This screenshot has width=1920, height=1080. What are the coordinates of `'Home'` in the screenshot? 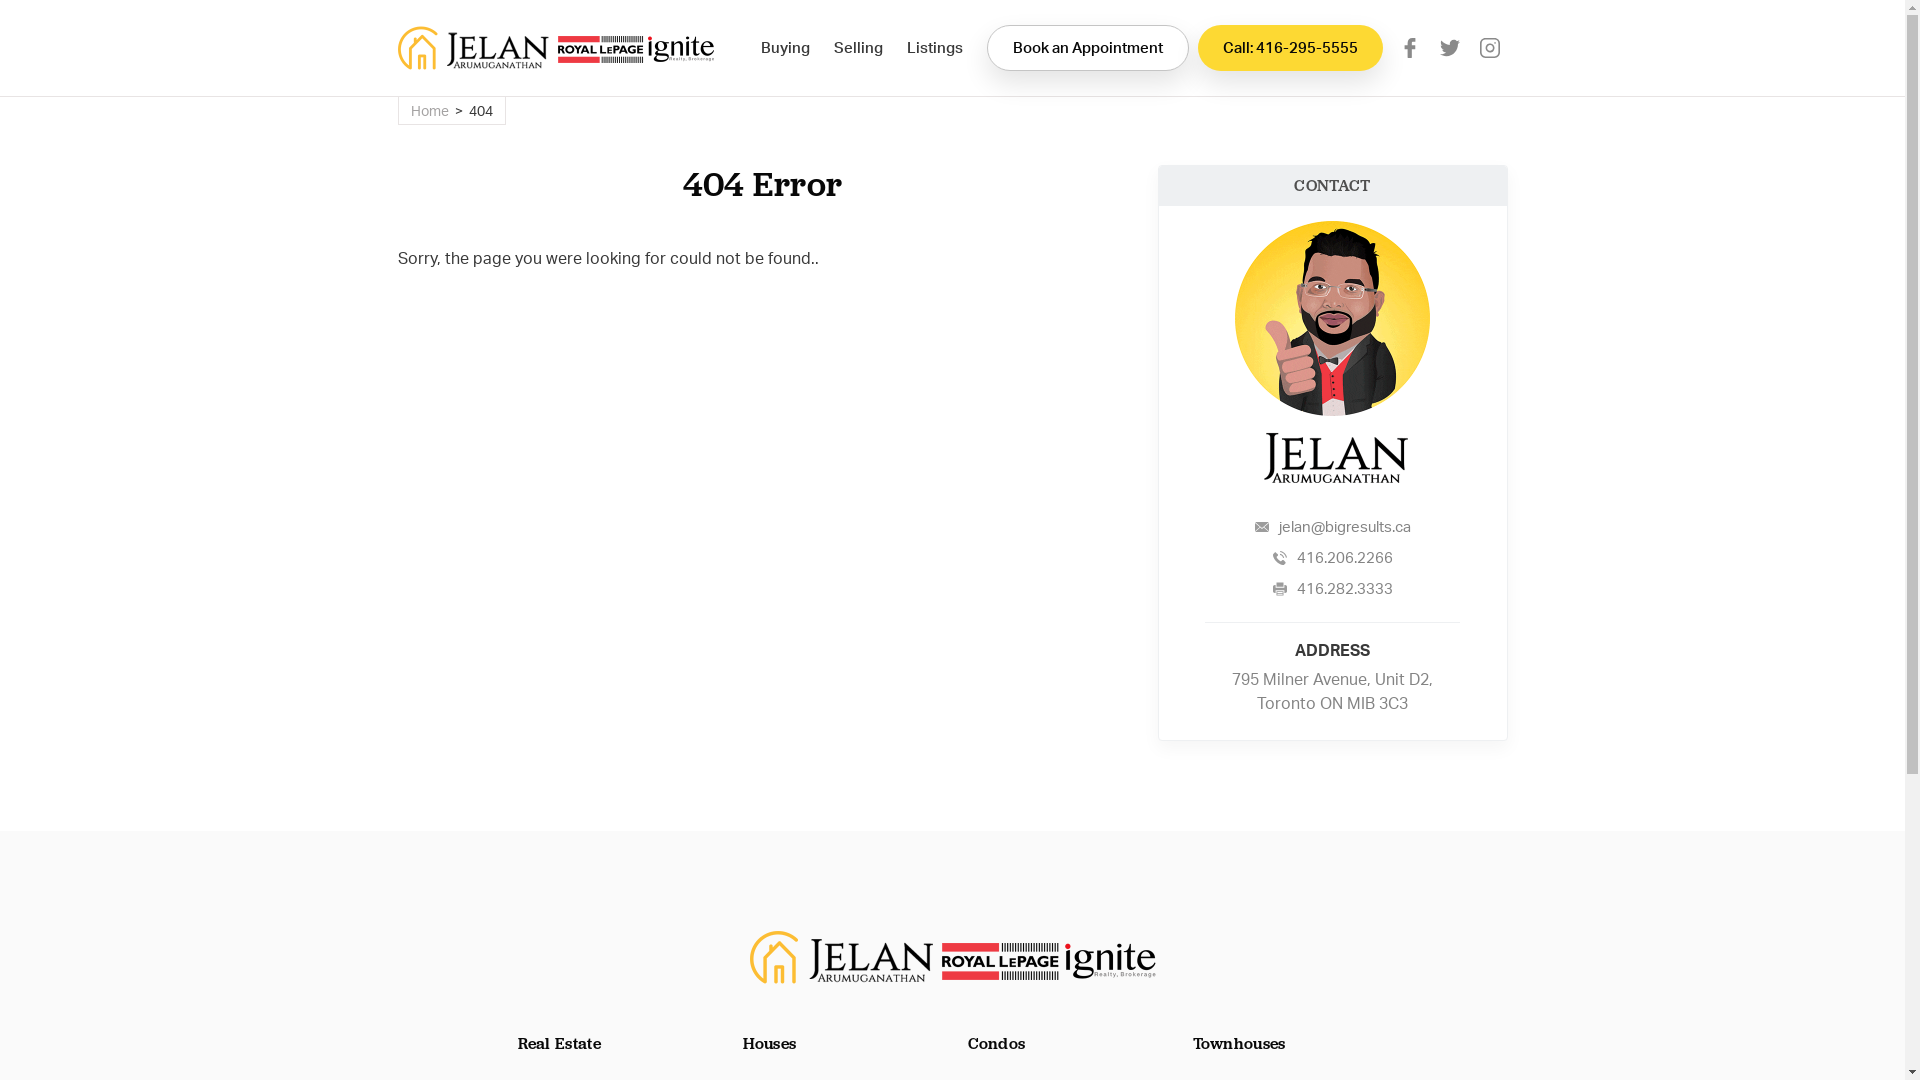 It's located at (427, 110).